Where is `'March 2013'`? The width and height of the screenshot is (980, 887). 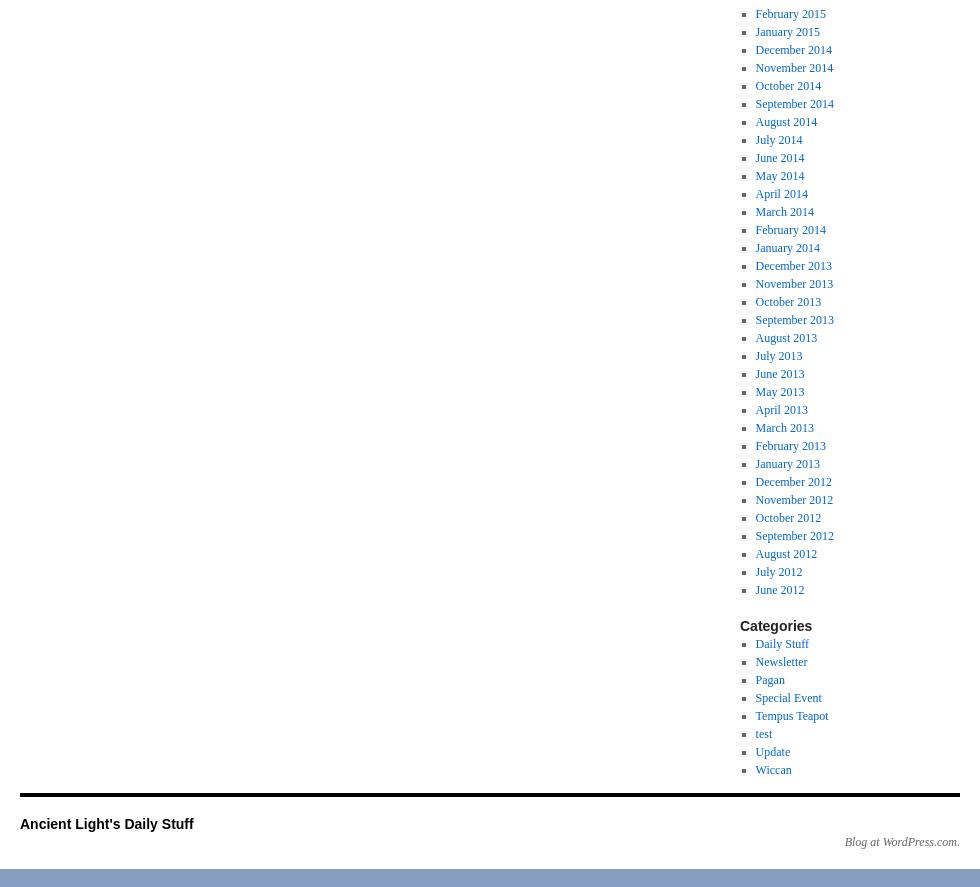 'March 2013' is located at coordinates (784, 427).